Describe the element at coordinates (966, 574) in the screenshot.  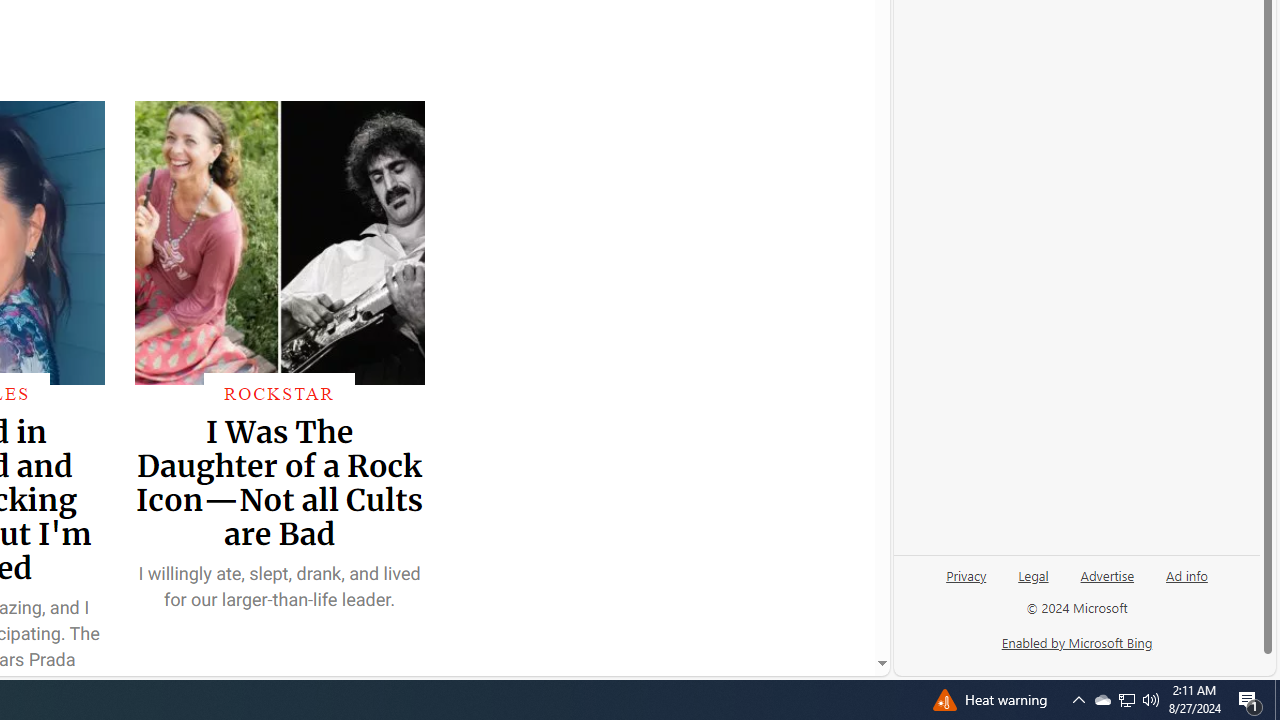
I see `'Privacy'` at that location.